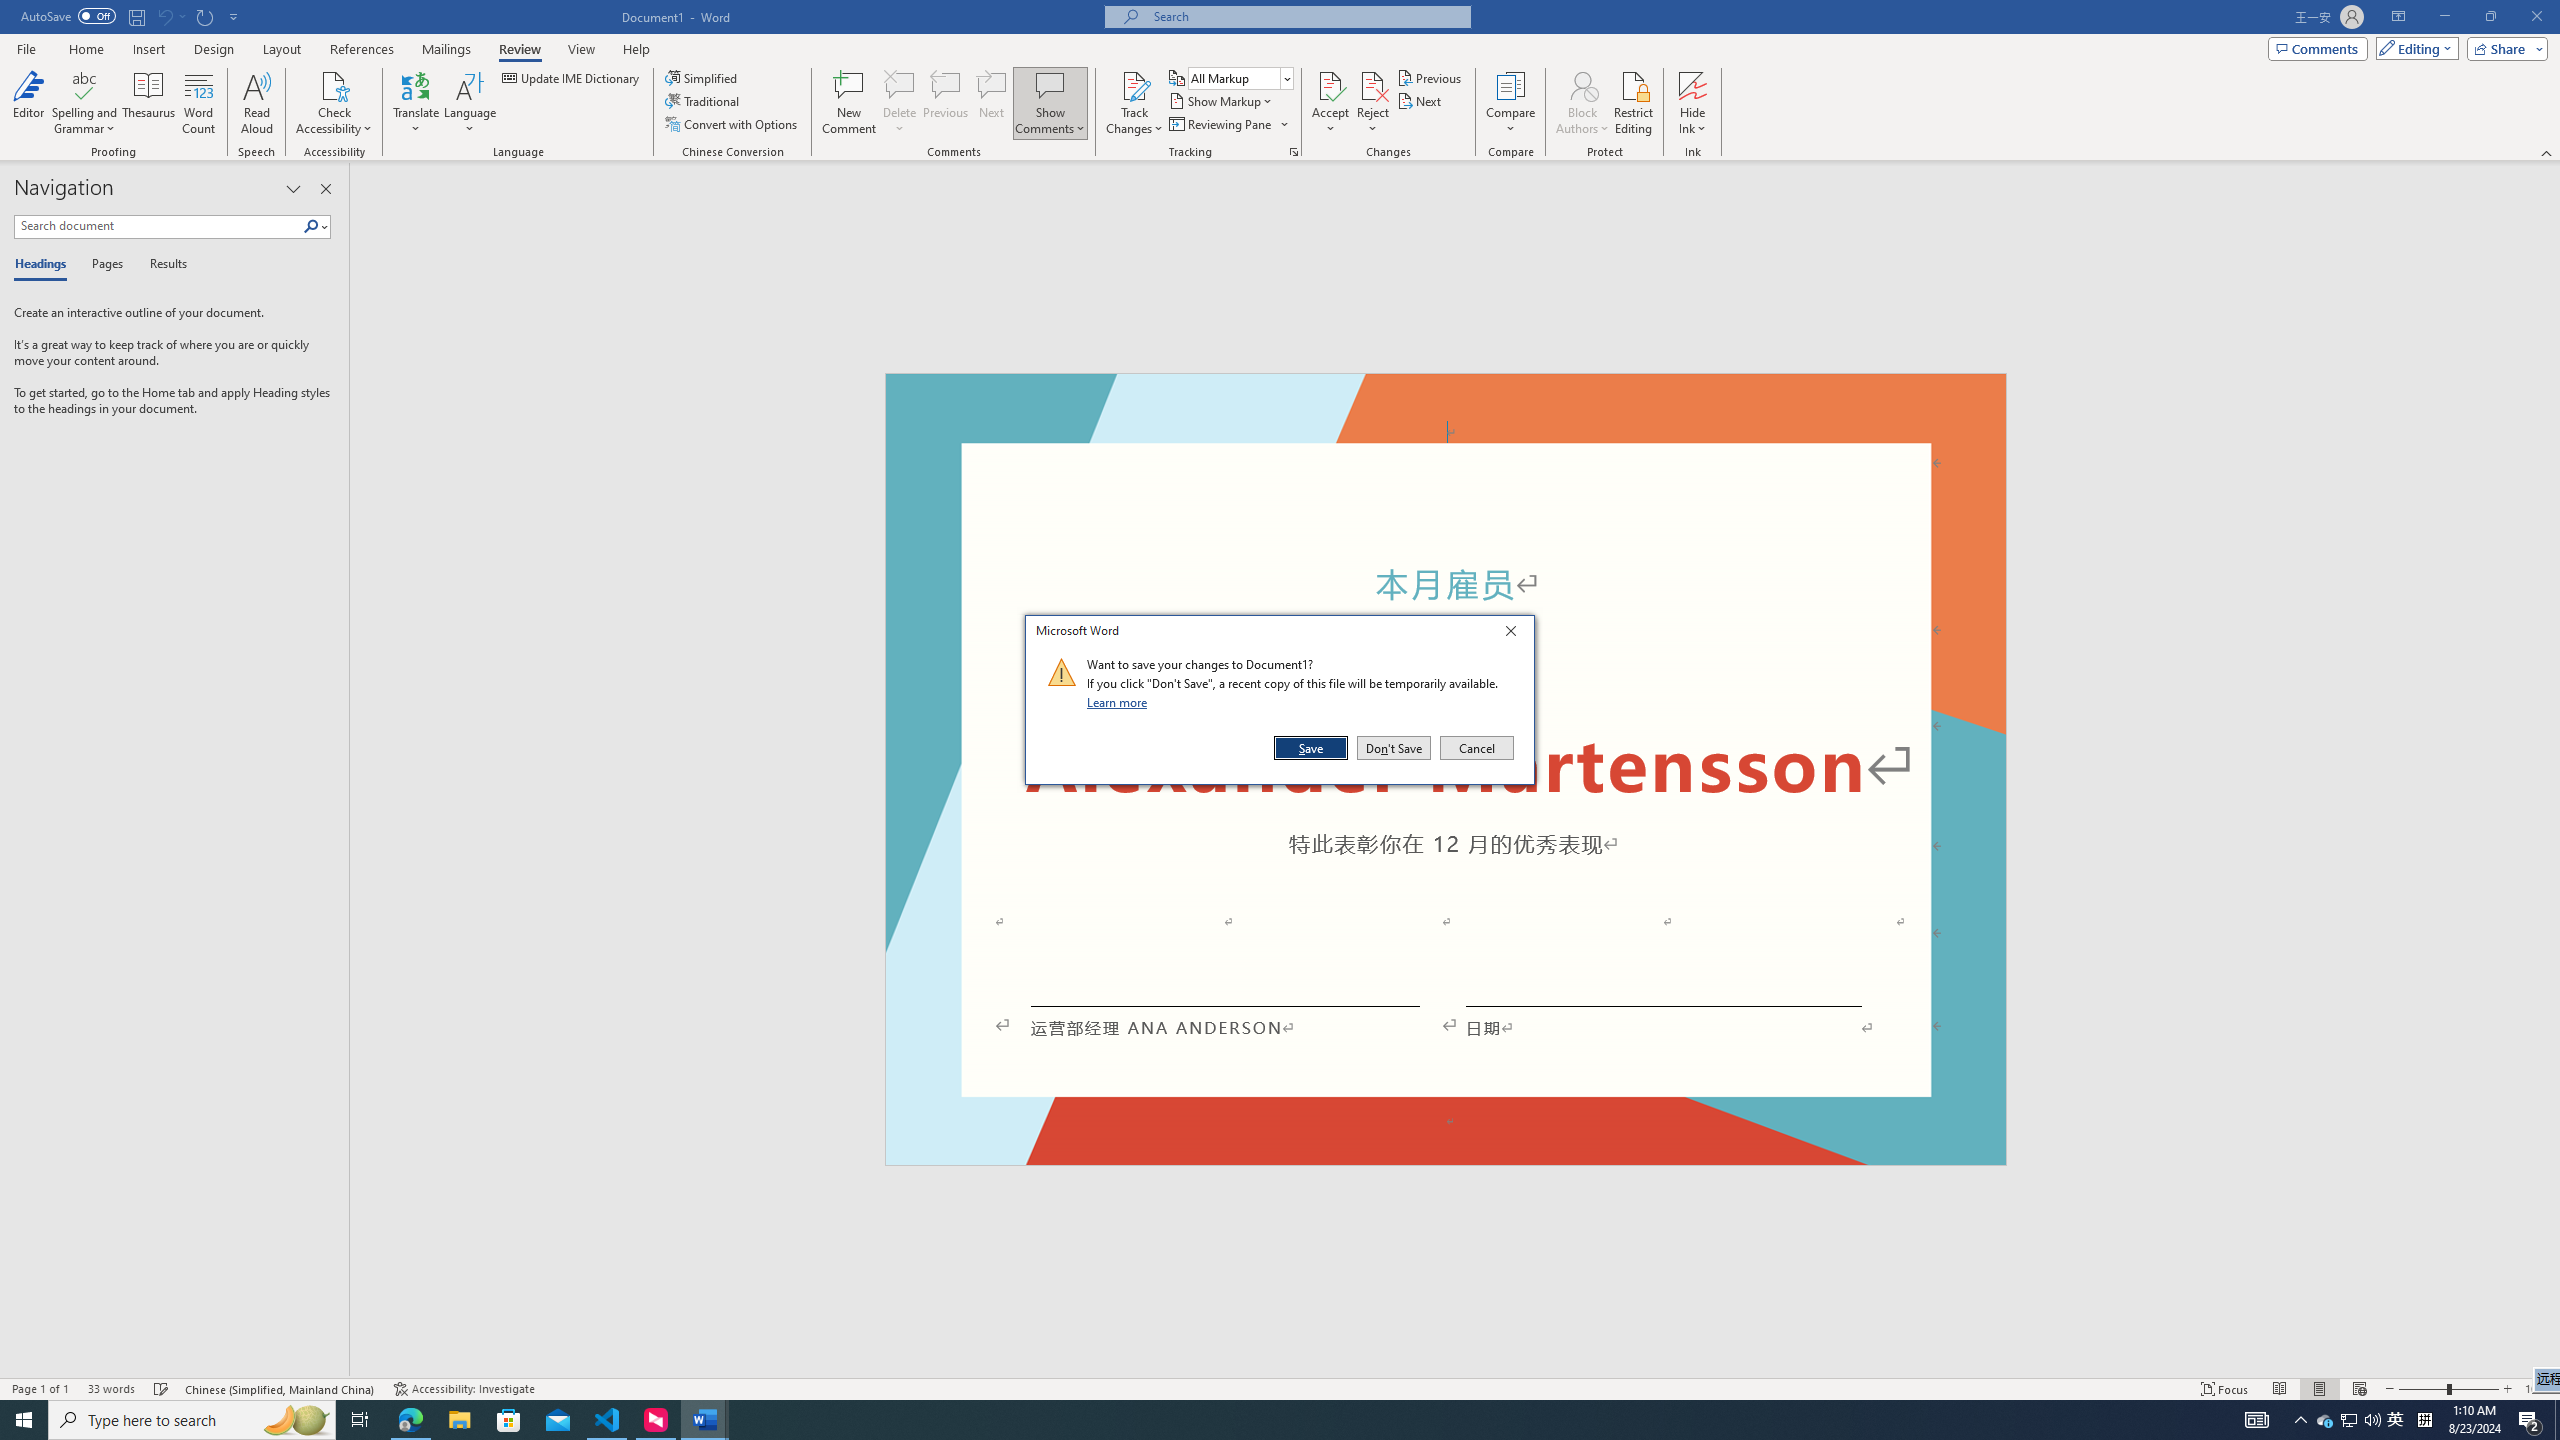 The image size is (2560, 1440). Describe the element at coordinates (416, 103) in the screenshot. I see `'Translate'` at that location.